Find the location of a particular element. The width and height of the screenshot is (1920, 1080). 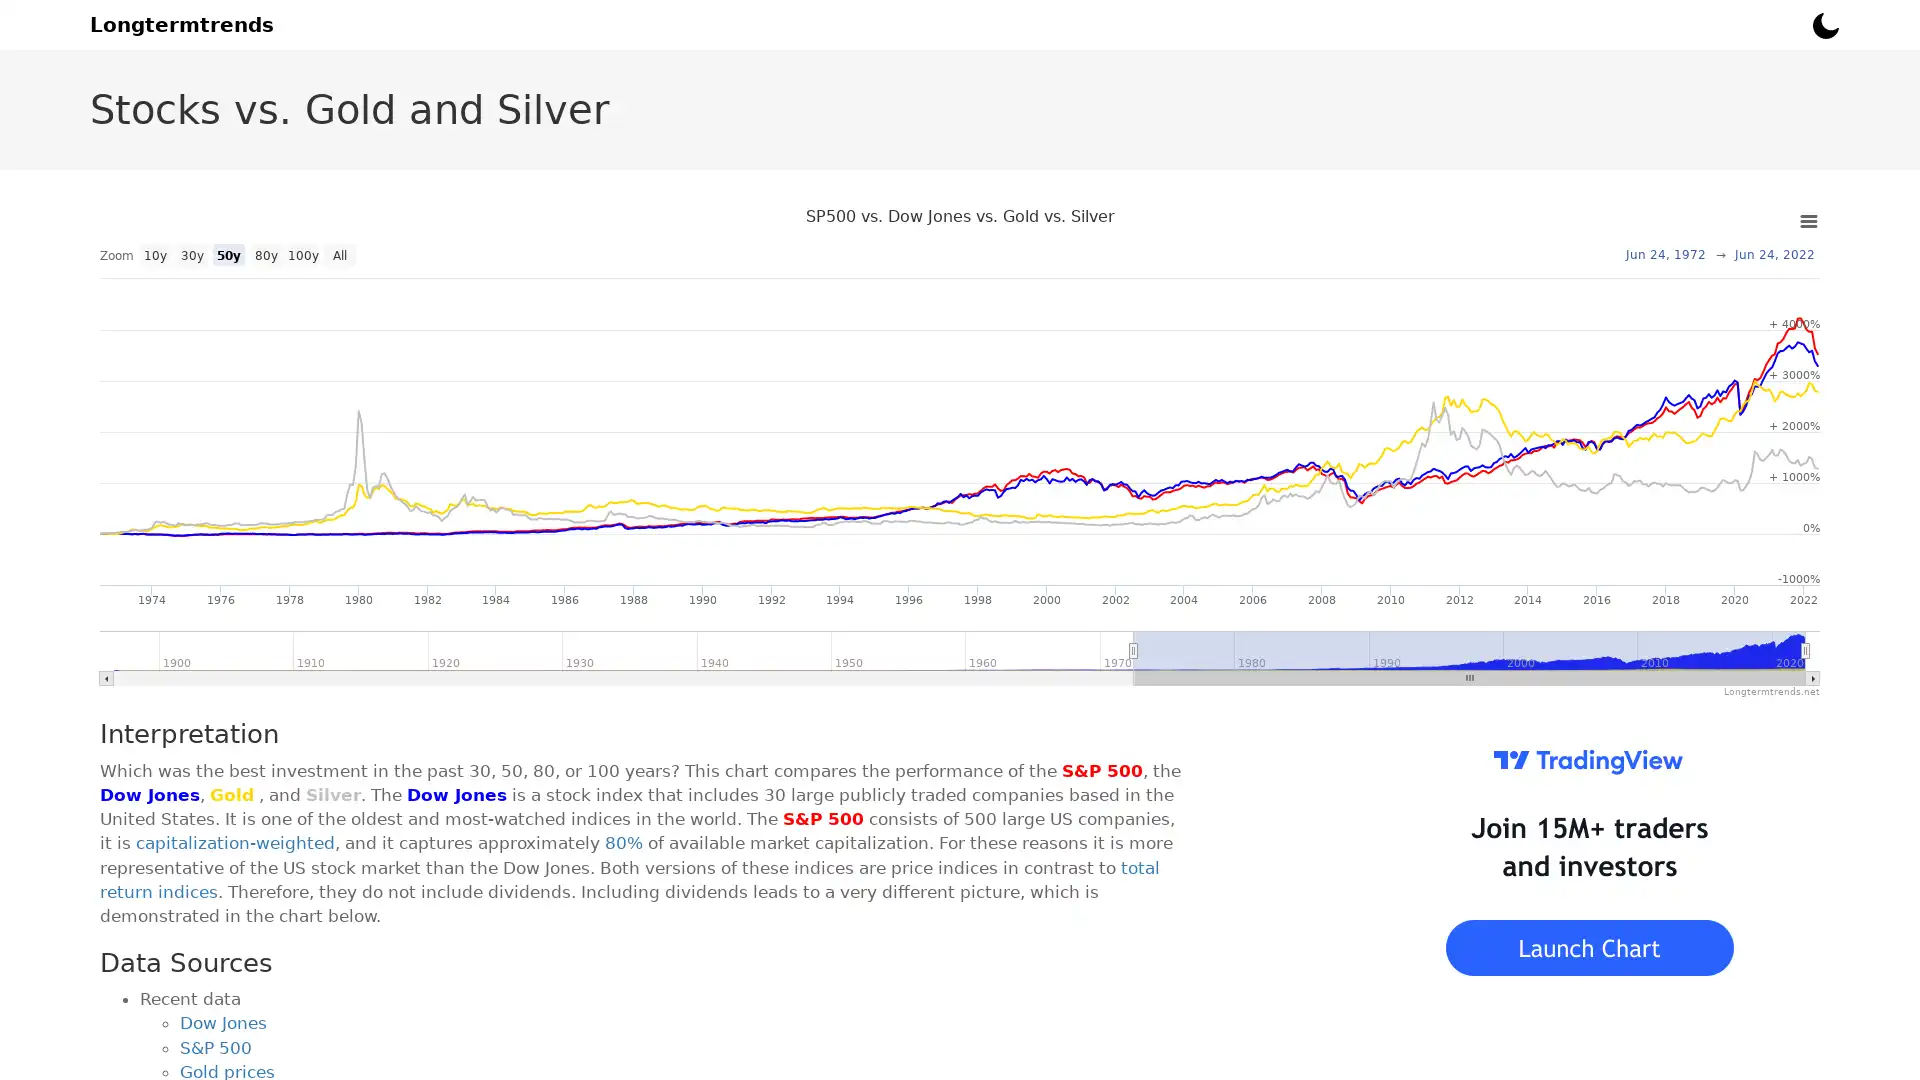

View chart menu is located at coordinates (1809, 222).